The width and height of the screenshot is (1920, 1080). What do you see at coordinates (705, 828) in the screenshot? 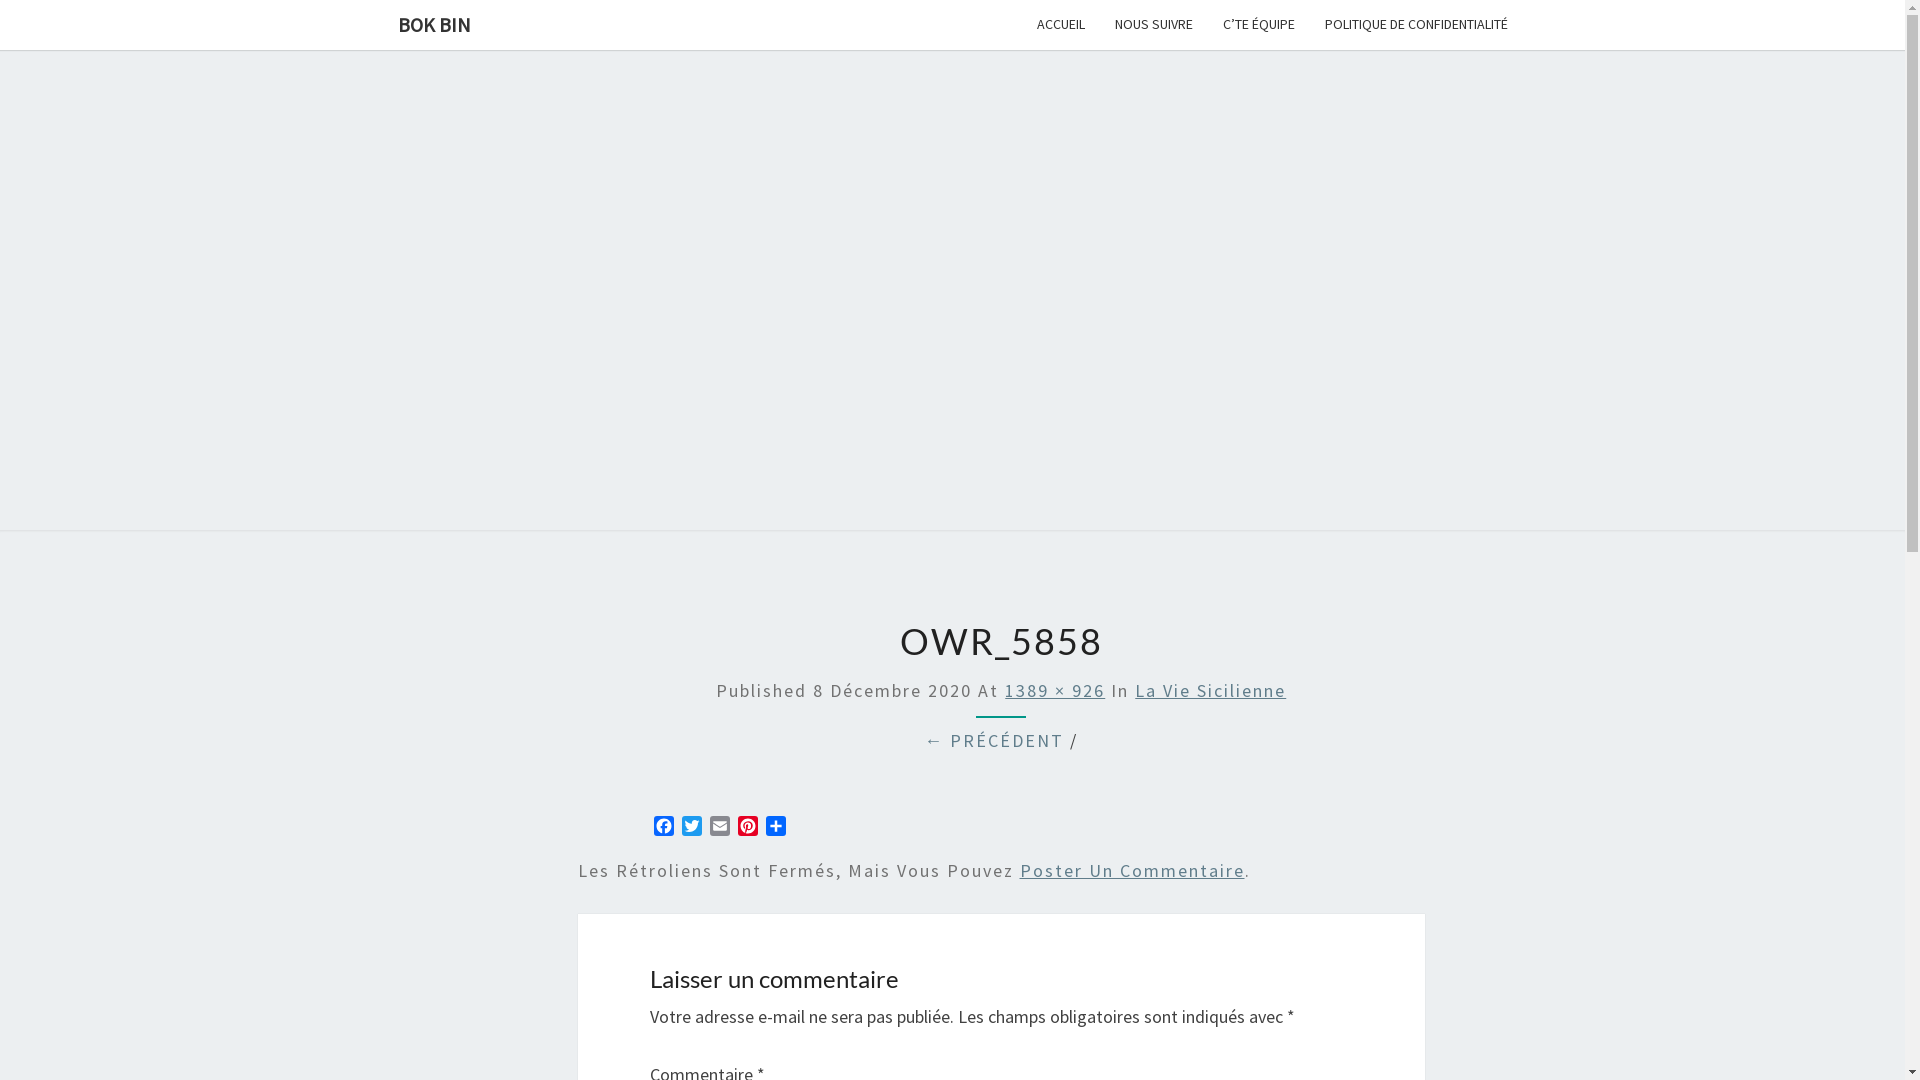
I see `'Email'` at bounding box center [705, 828].